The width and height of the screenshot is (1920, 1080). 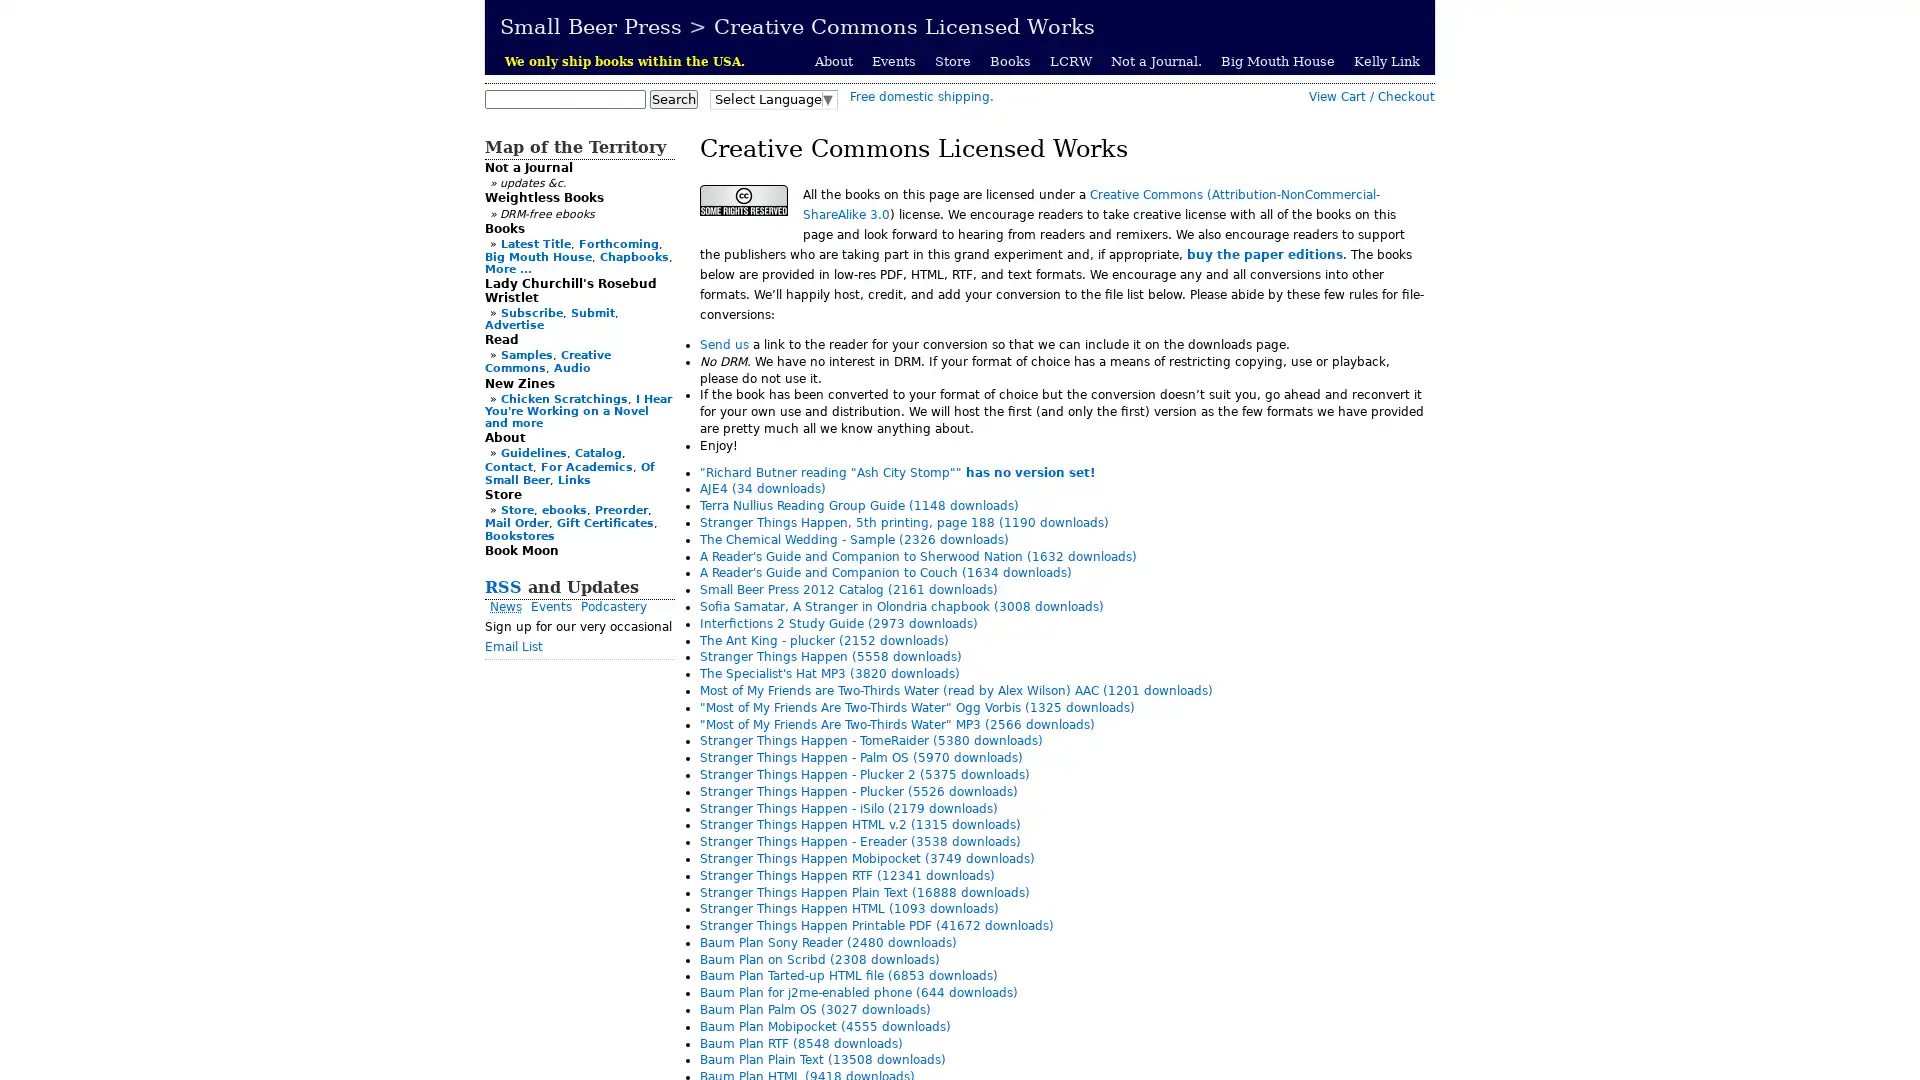 What do you see at coordinates (673, 99) in the screenshot?
I see `Search` at bounding box center [673, 99].